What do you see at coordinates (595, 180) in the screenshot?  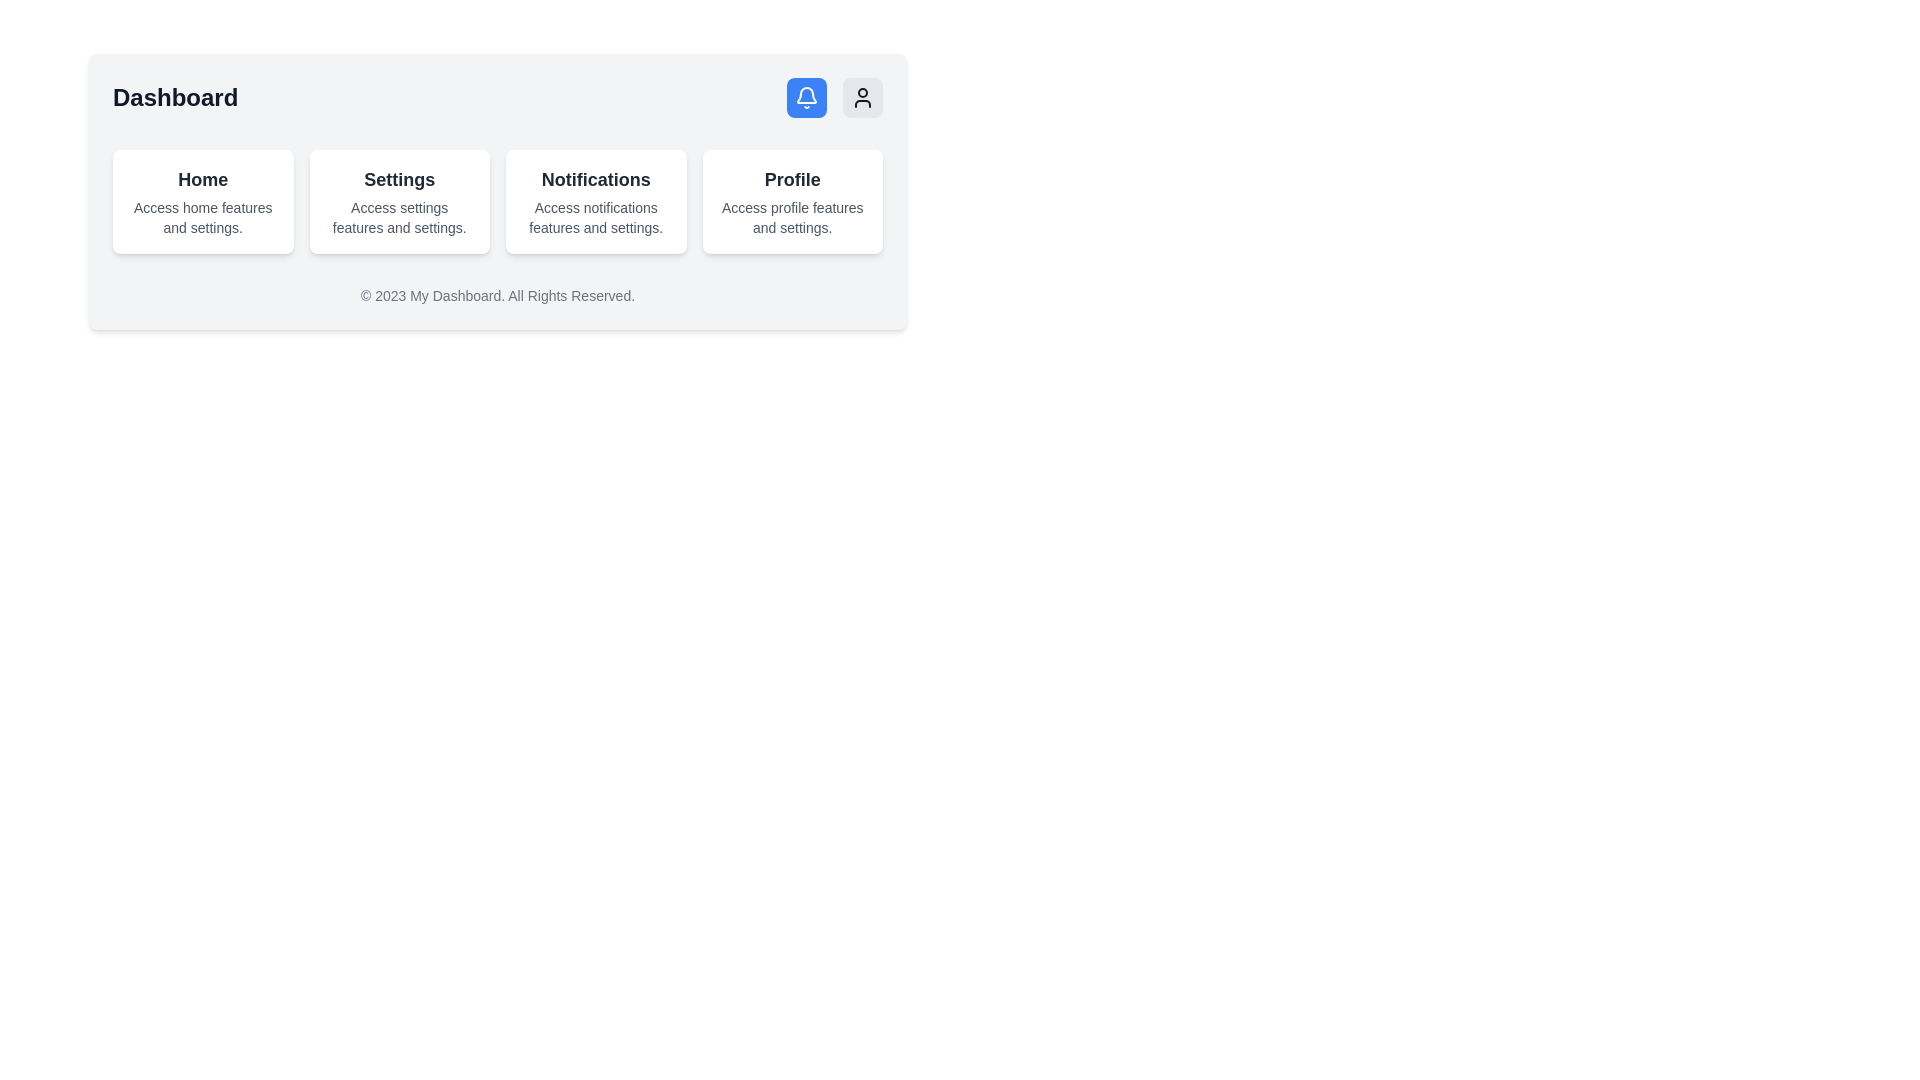 I see `the 'Notifications' text label, which is styled in bold with a dark gray color, located at the upper part of a white card with rounded edges` at bounding box center [595, 180].